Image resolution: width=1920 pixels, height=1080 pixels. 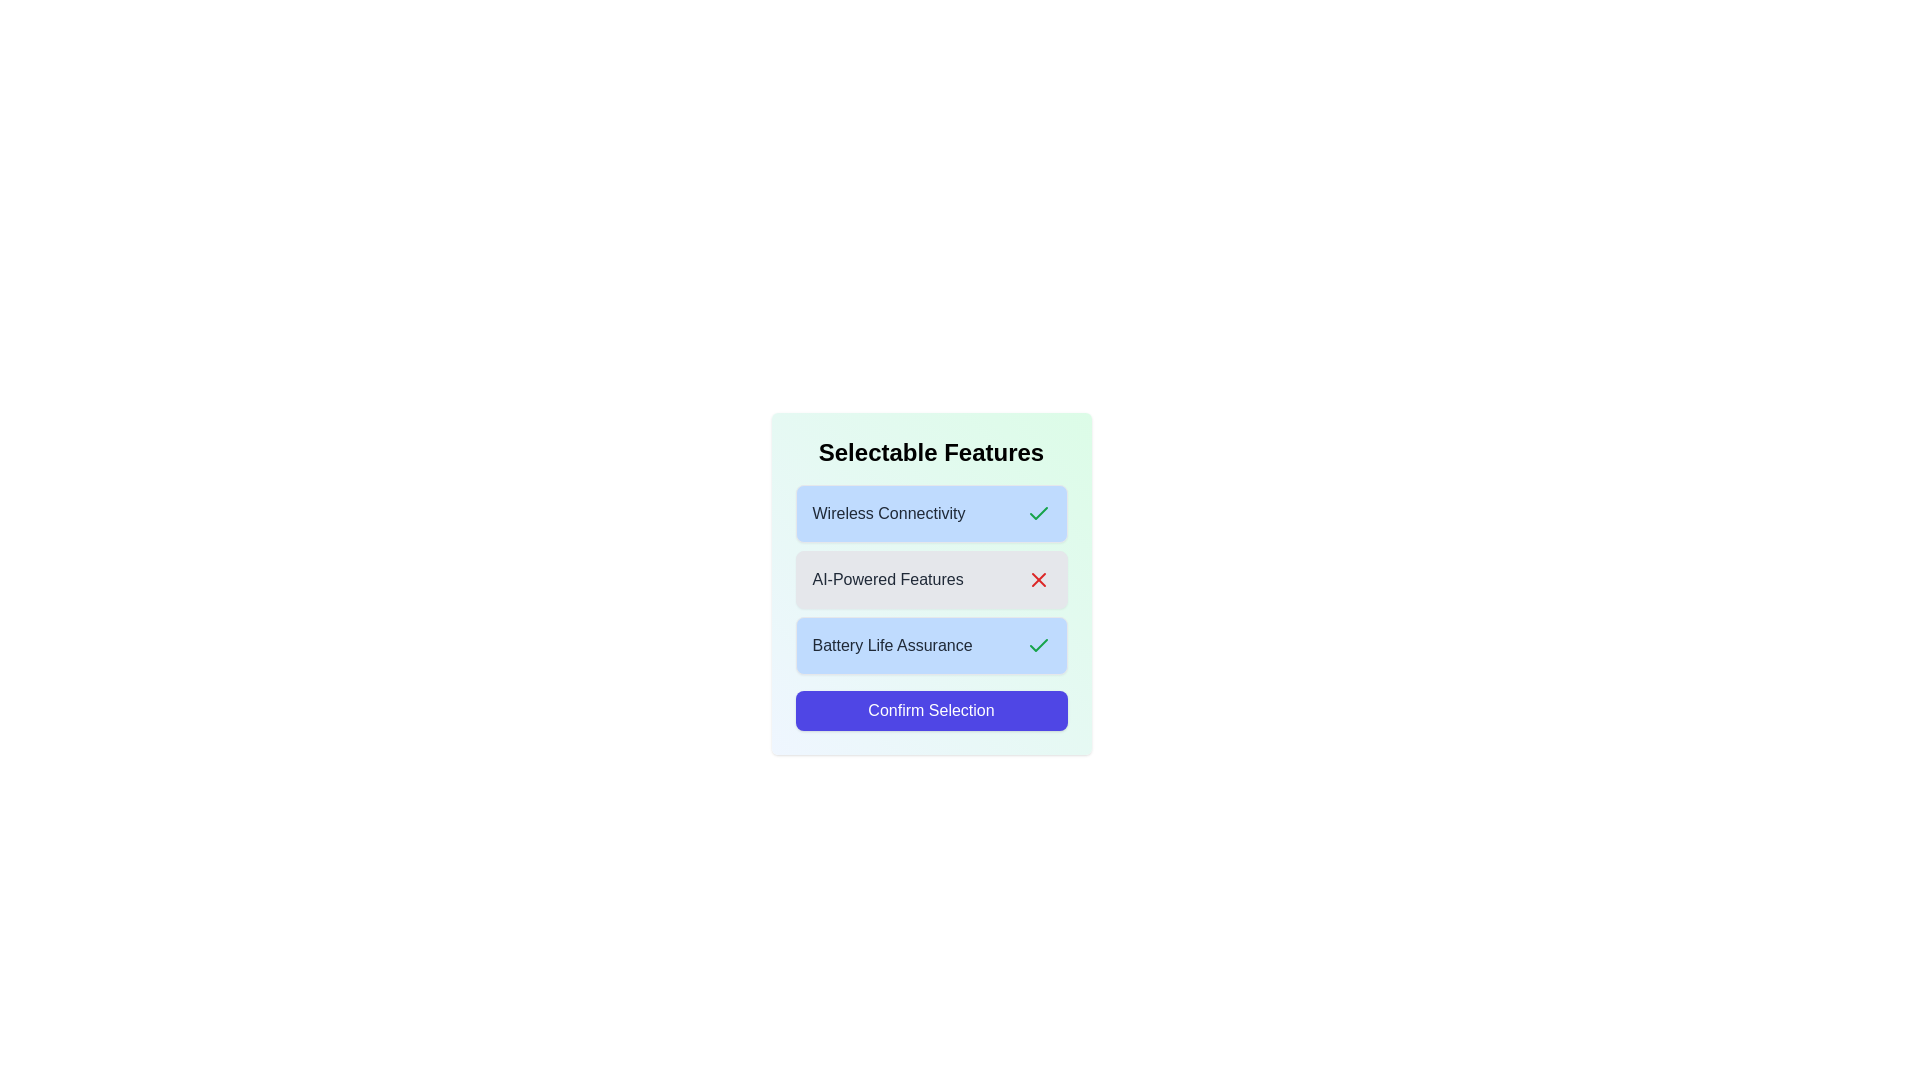 What do you see at coordinates (1038, 579) in the screenshot?
I see `the cross icon indicating the deselected status of 'AI-Powered Features' in the second row of the selectable features list` at bounding box center [1038, 579].